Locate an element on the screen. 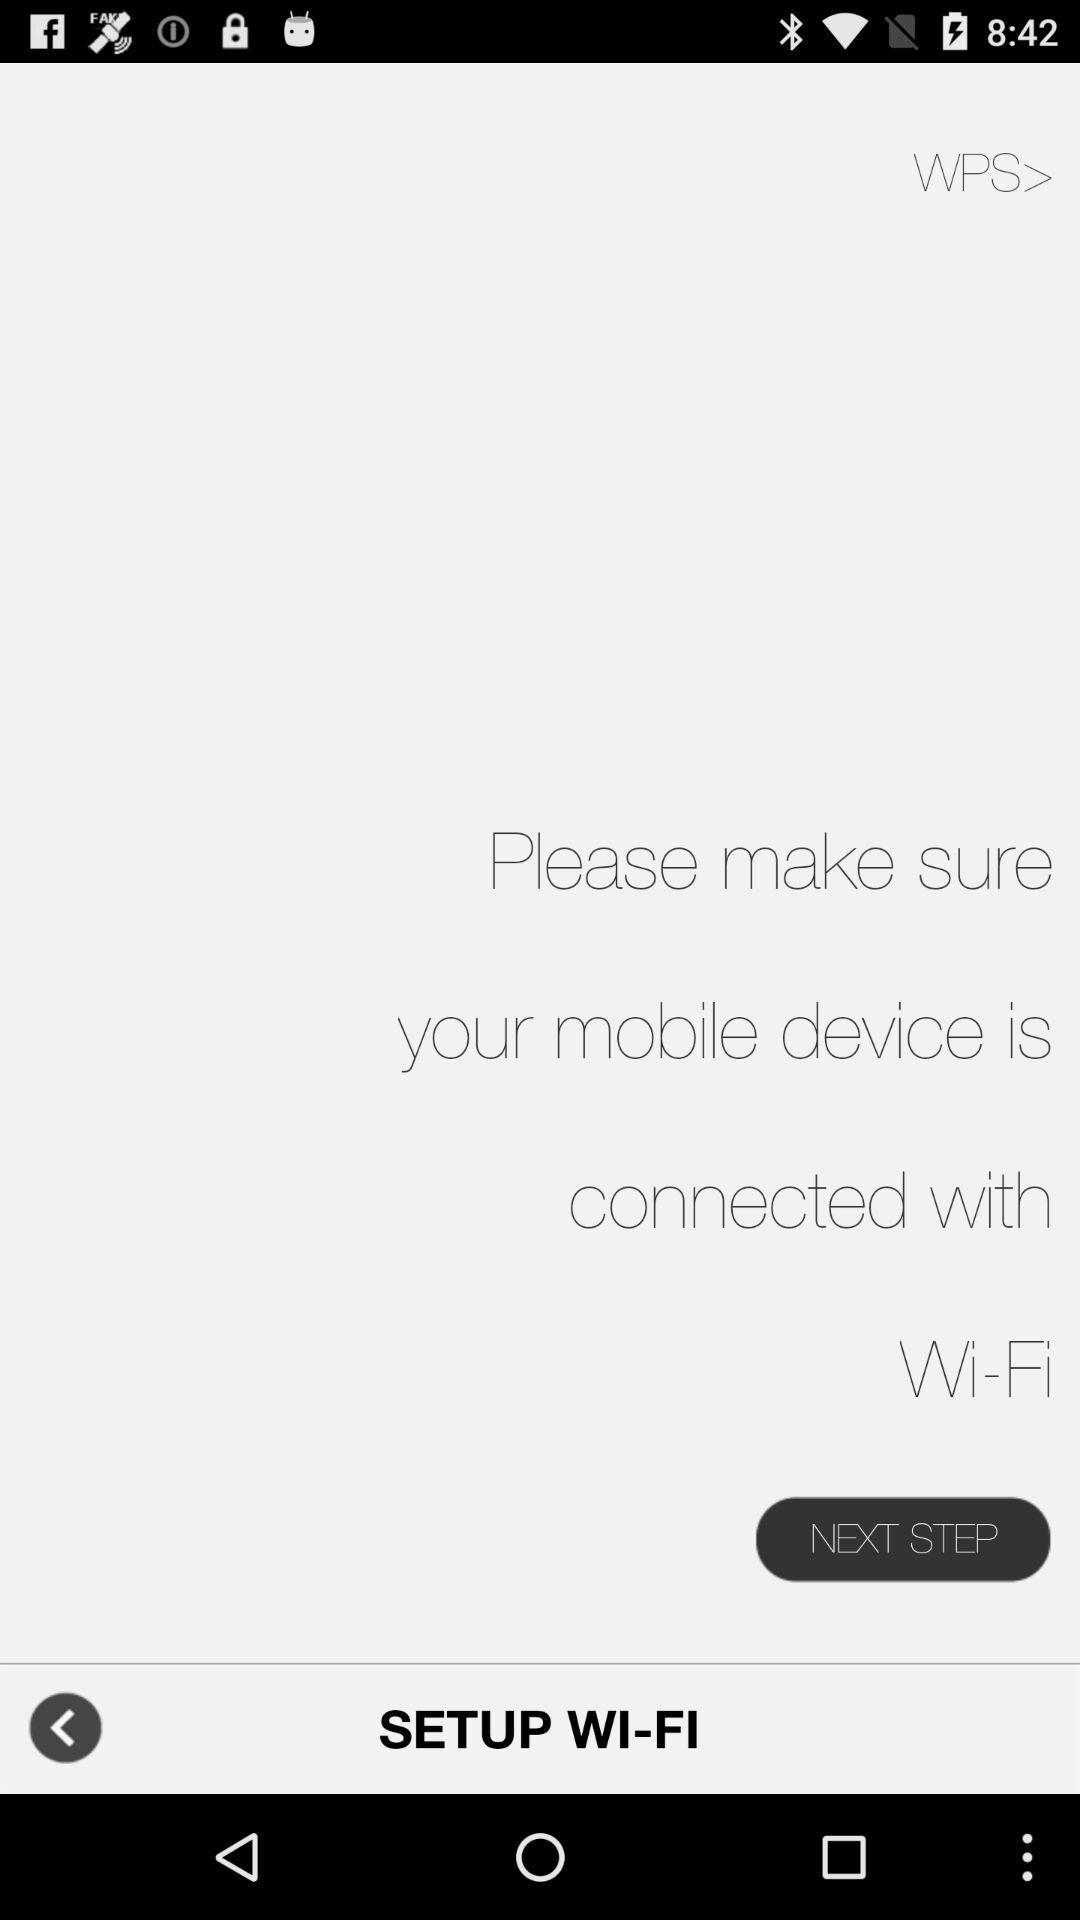 This screenshot has height=1920, width=1080. previous page is located at coordinates (64, 1727).